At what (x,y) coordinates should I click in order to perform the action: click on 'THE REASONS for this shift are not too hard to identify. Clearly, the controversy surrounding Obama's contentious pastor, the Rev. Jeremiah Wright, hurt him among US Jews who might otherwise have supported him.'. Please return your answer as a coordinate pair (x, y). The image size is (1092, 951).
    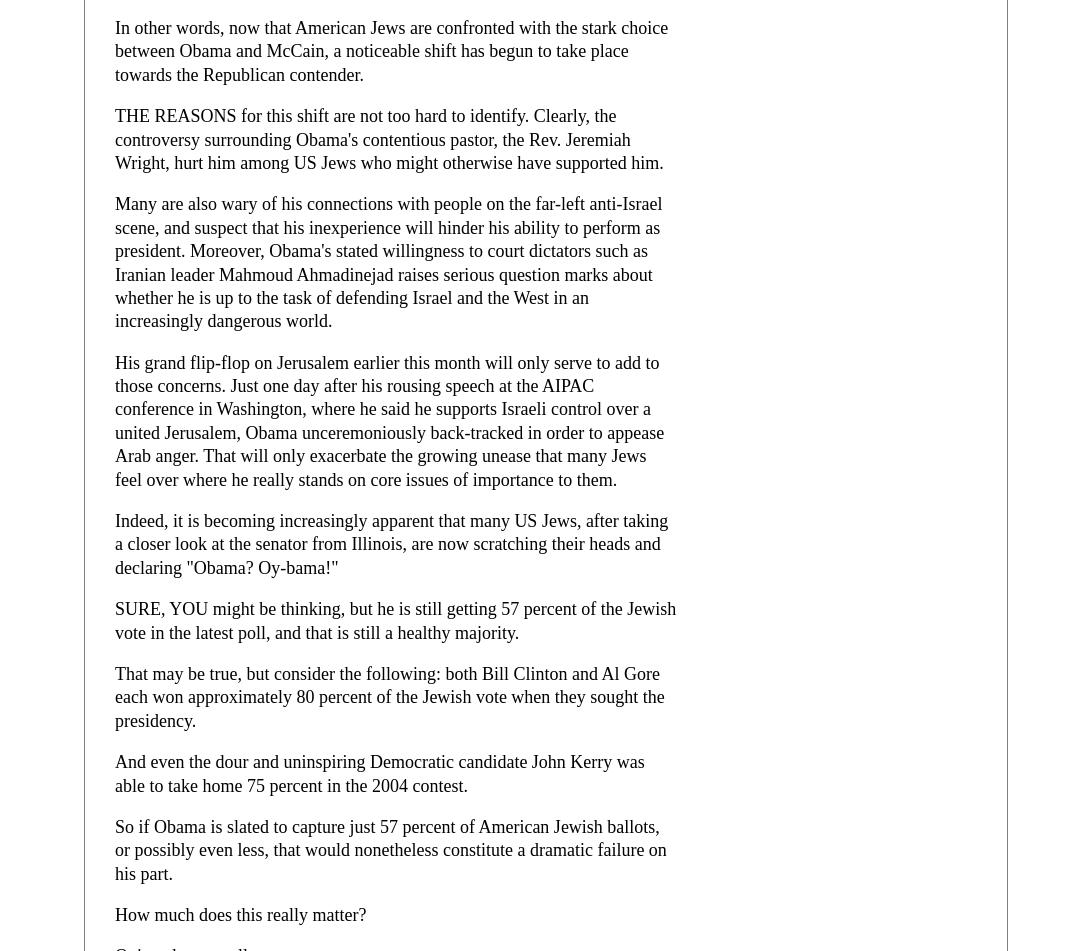
    Looking at the image, I should click on (388, 139).